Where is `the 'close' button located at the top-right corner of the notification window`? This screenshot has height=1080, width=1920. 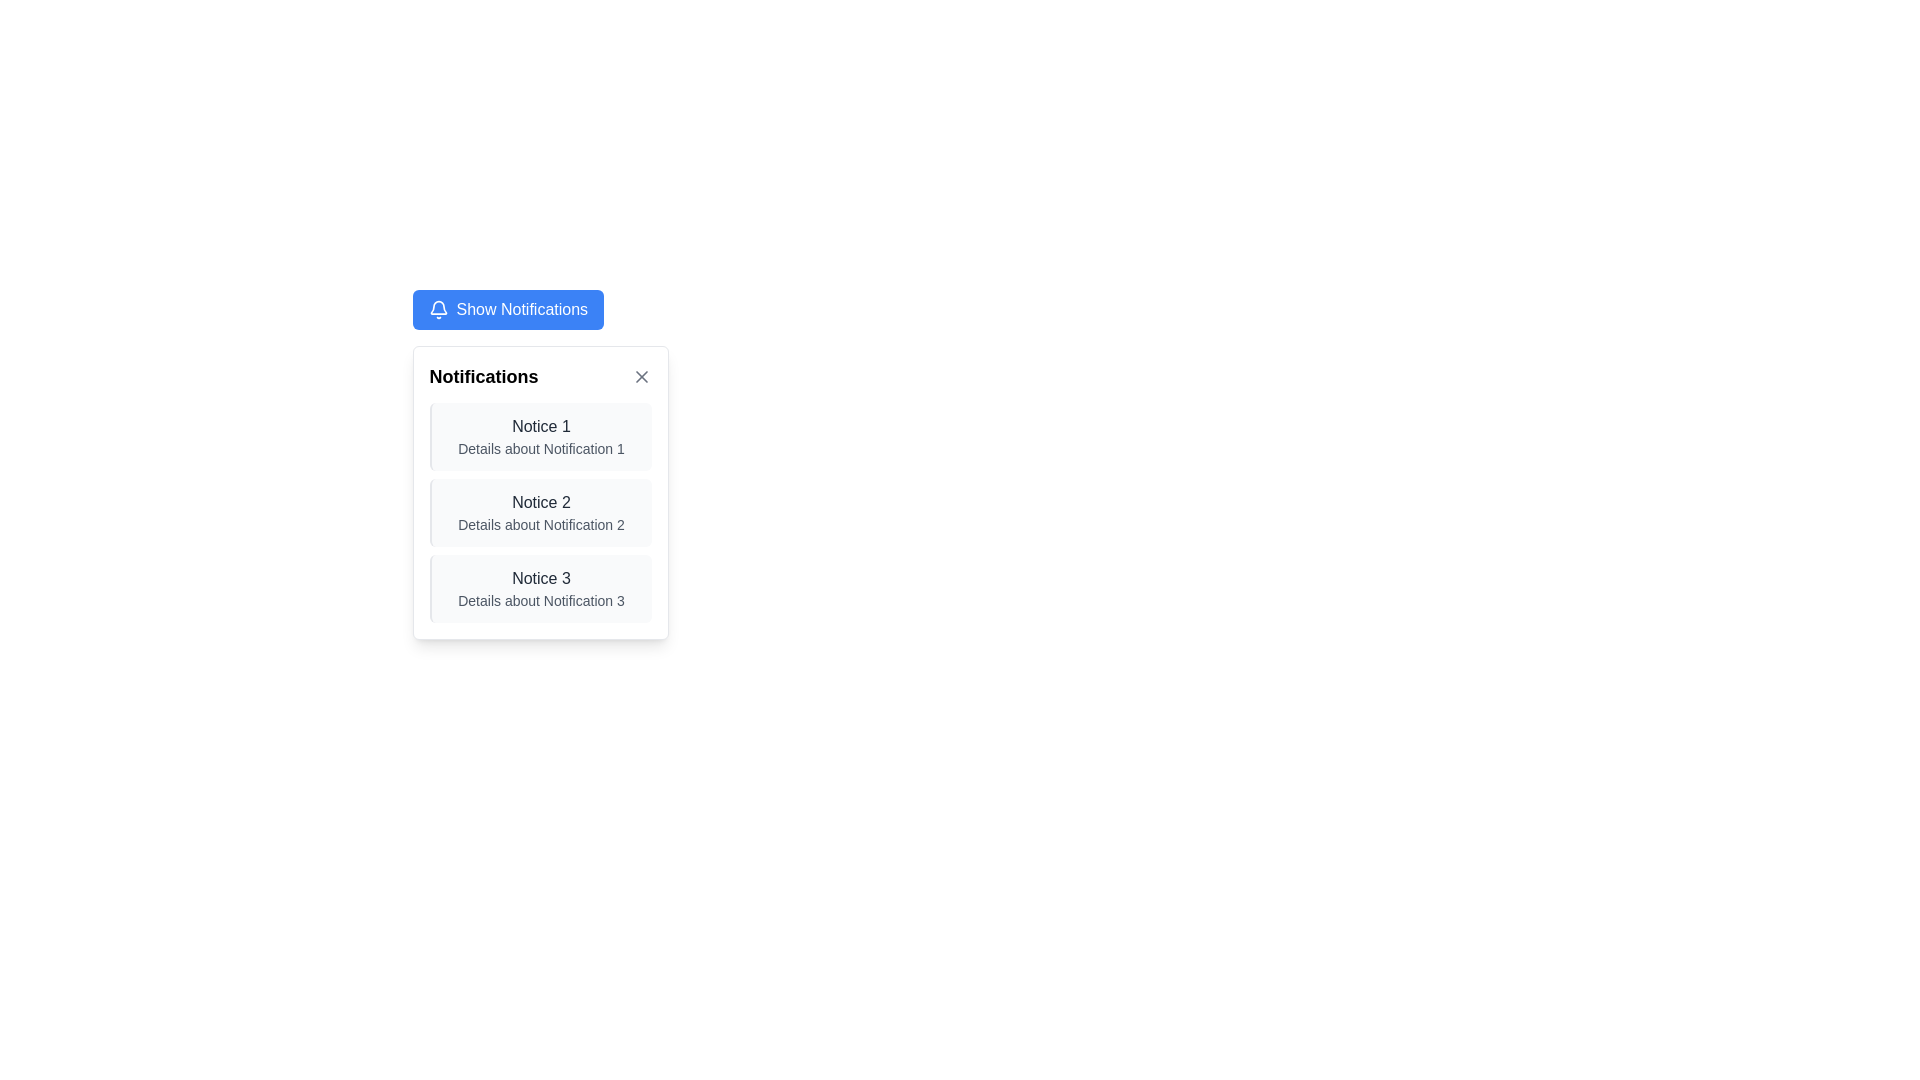
the 'close' button located at the top-right corner of the notification window is located at coordinates (641, 377).